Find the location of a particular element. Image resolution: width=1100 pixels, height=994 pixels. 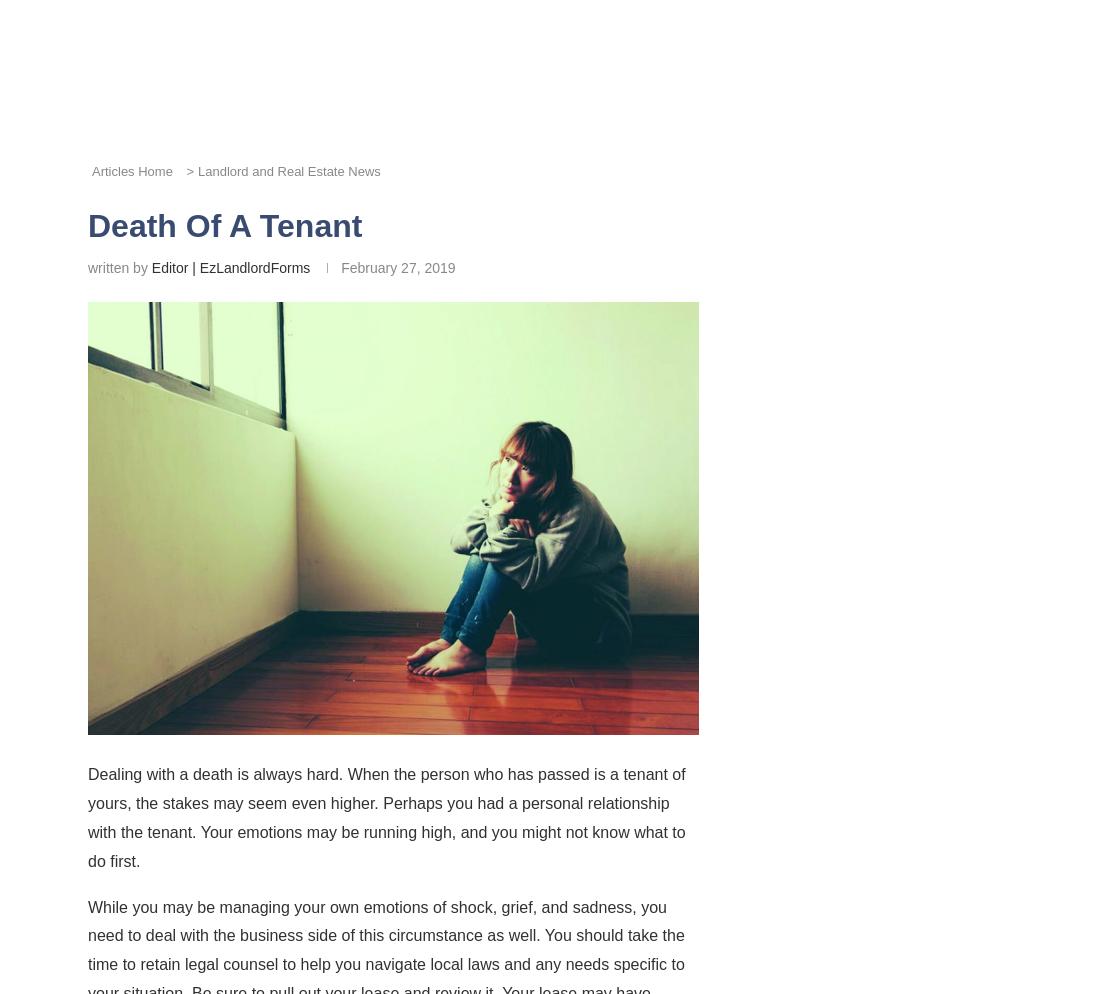

'4 Questions to Think About When Estate Planning with a Rental' is located at coordinates (222, 617).